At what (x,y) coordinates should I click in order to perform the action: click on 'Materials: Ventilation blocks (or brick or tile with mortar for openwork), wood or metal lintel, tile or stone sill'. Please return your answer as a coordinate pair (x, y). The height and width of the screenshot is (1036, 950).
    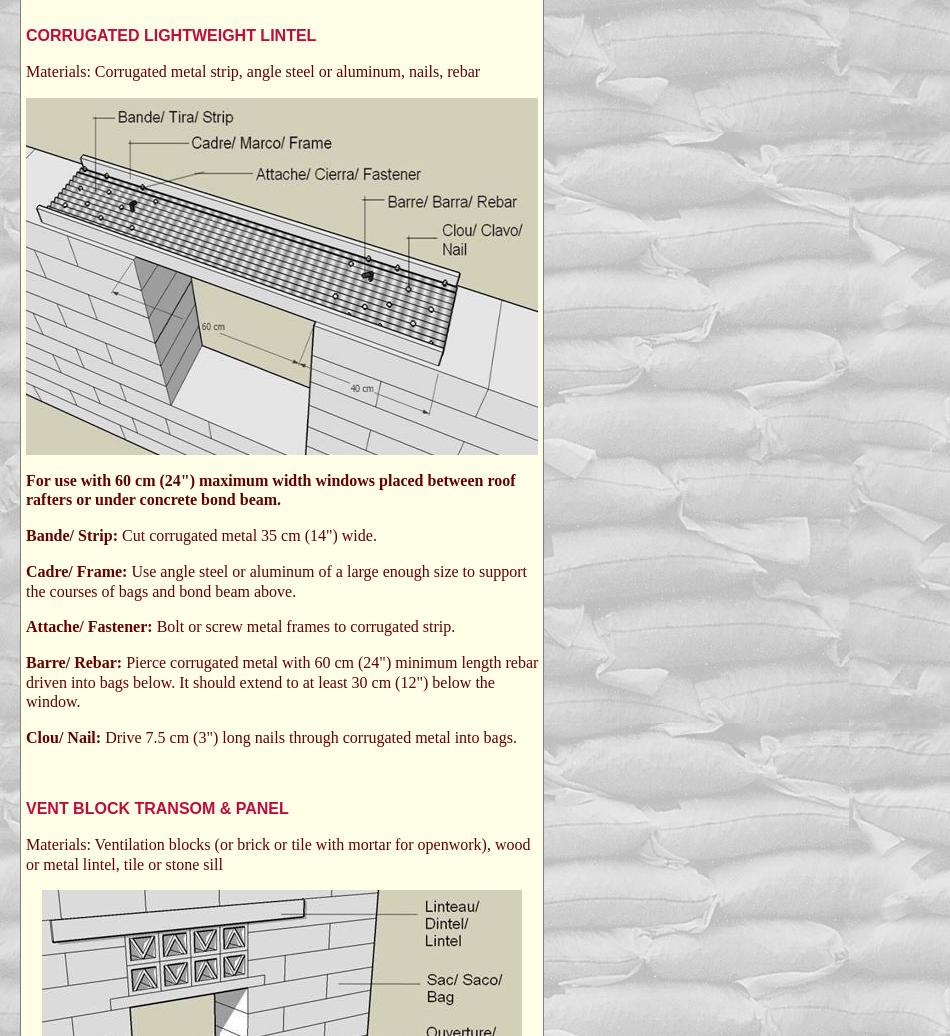
    Looking at the image, I should click on (276, 853).